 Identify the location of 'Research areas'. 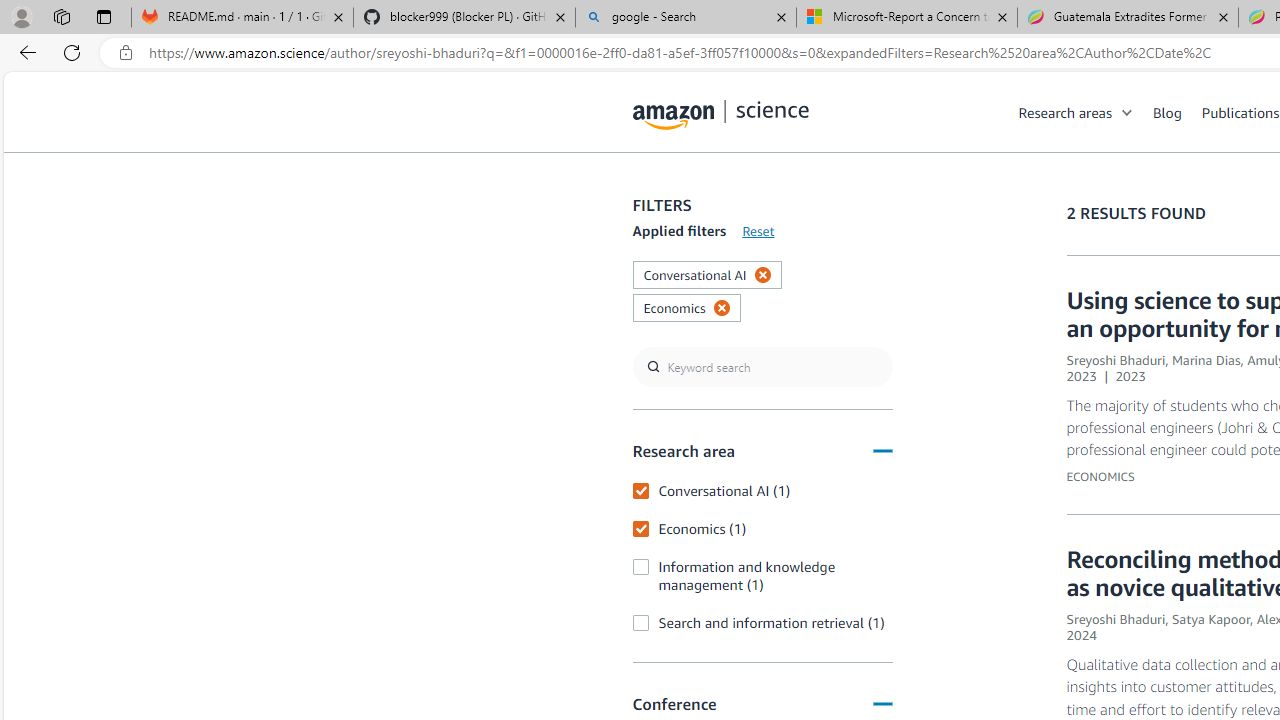
(1064, 111).